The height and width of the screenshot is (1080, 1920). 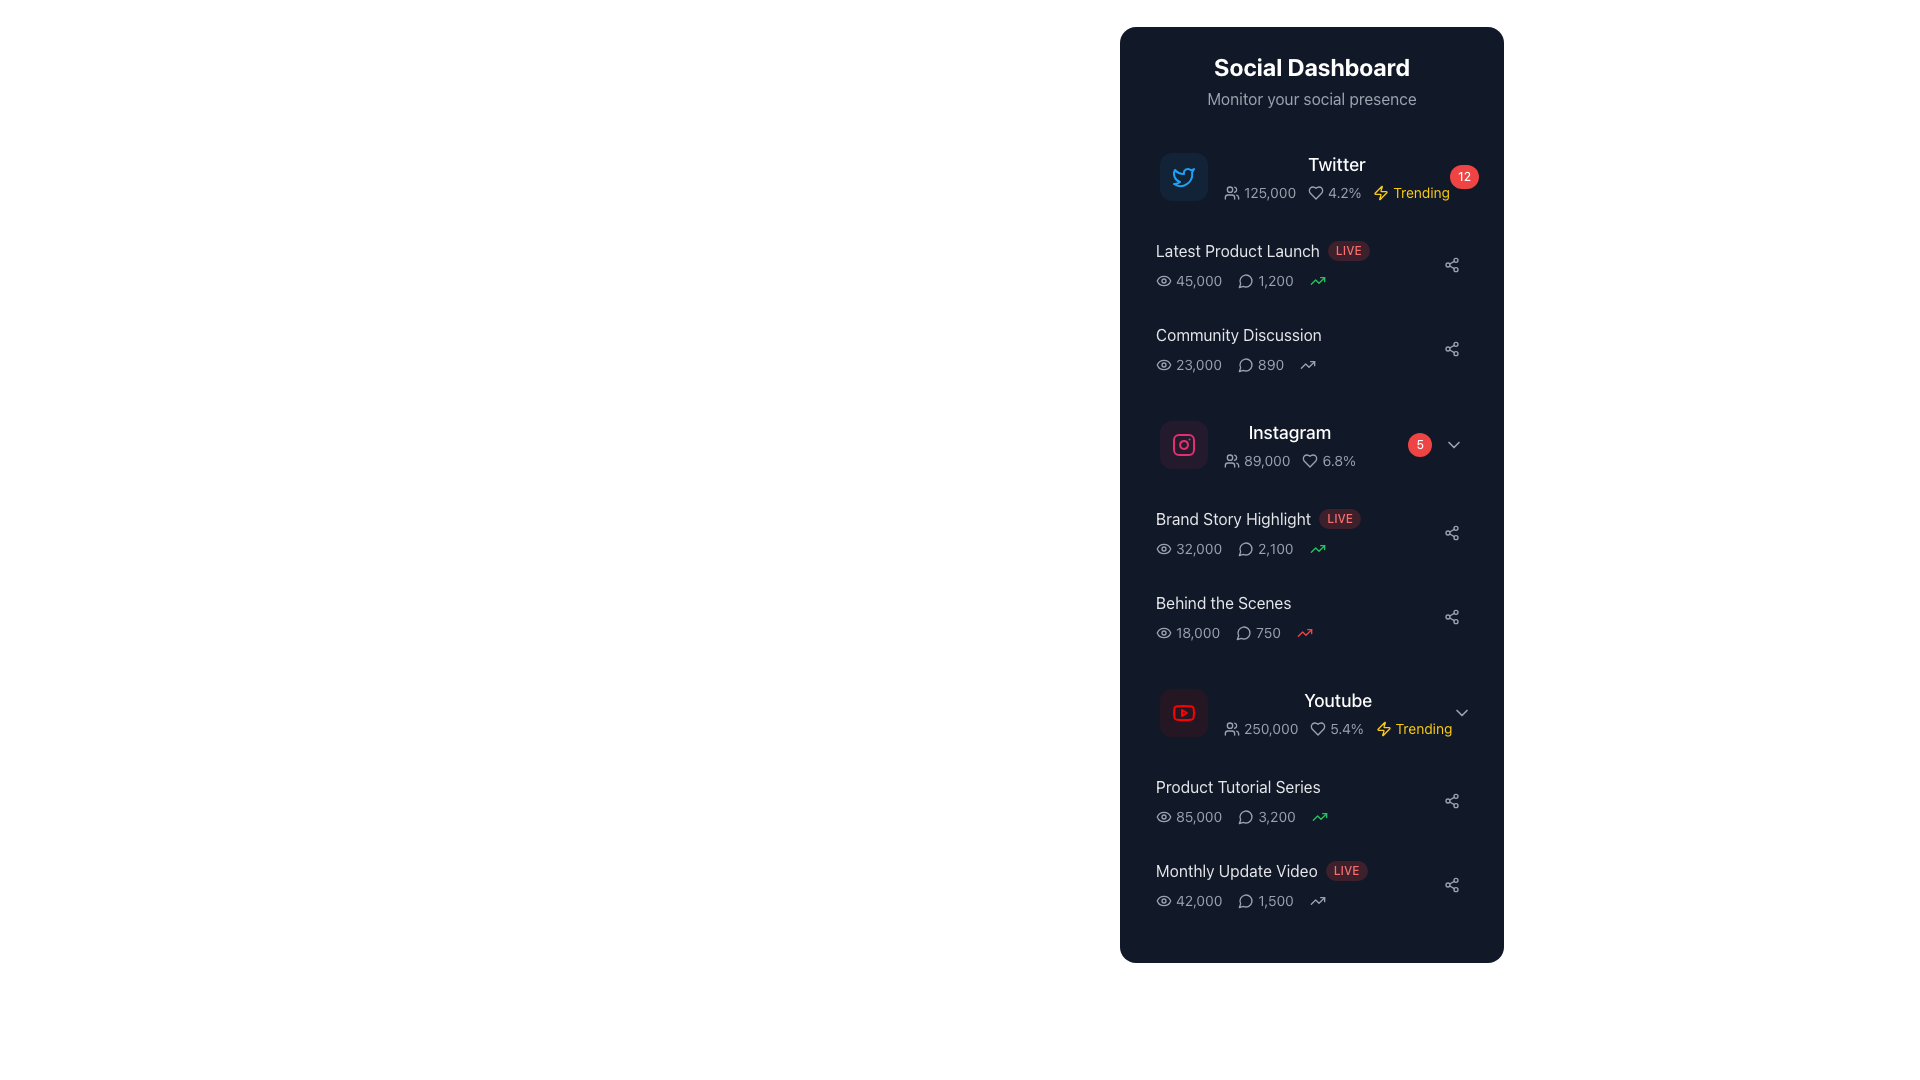 I want to click on the badge displaying the notification count located to the right of the Instagram row, next to the platform icon and statistics, so click(x=1419, y=443).